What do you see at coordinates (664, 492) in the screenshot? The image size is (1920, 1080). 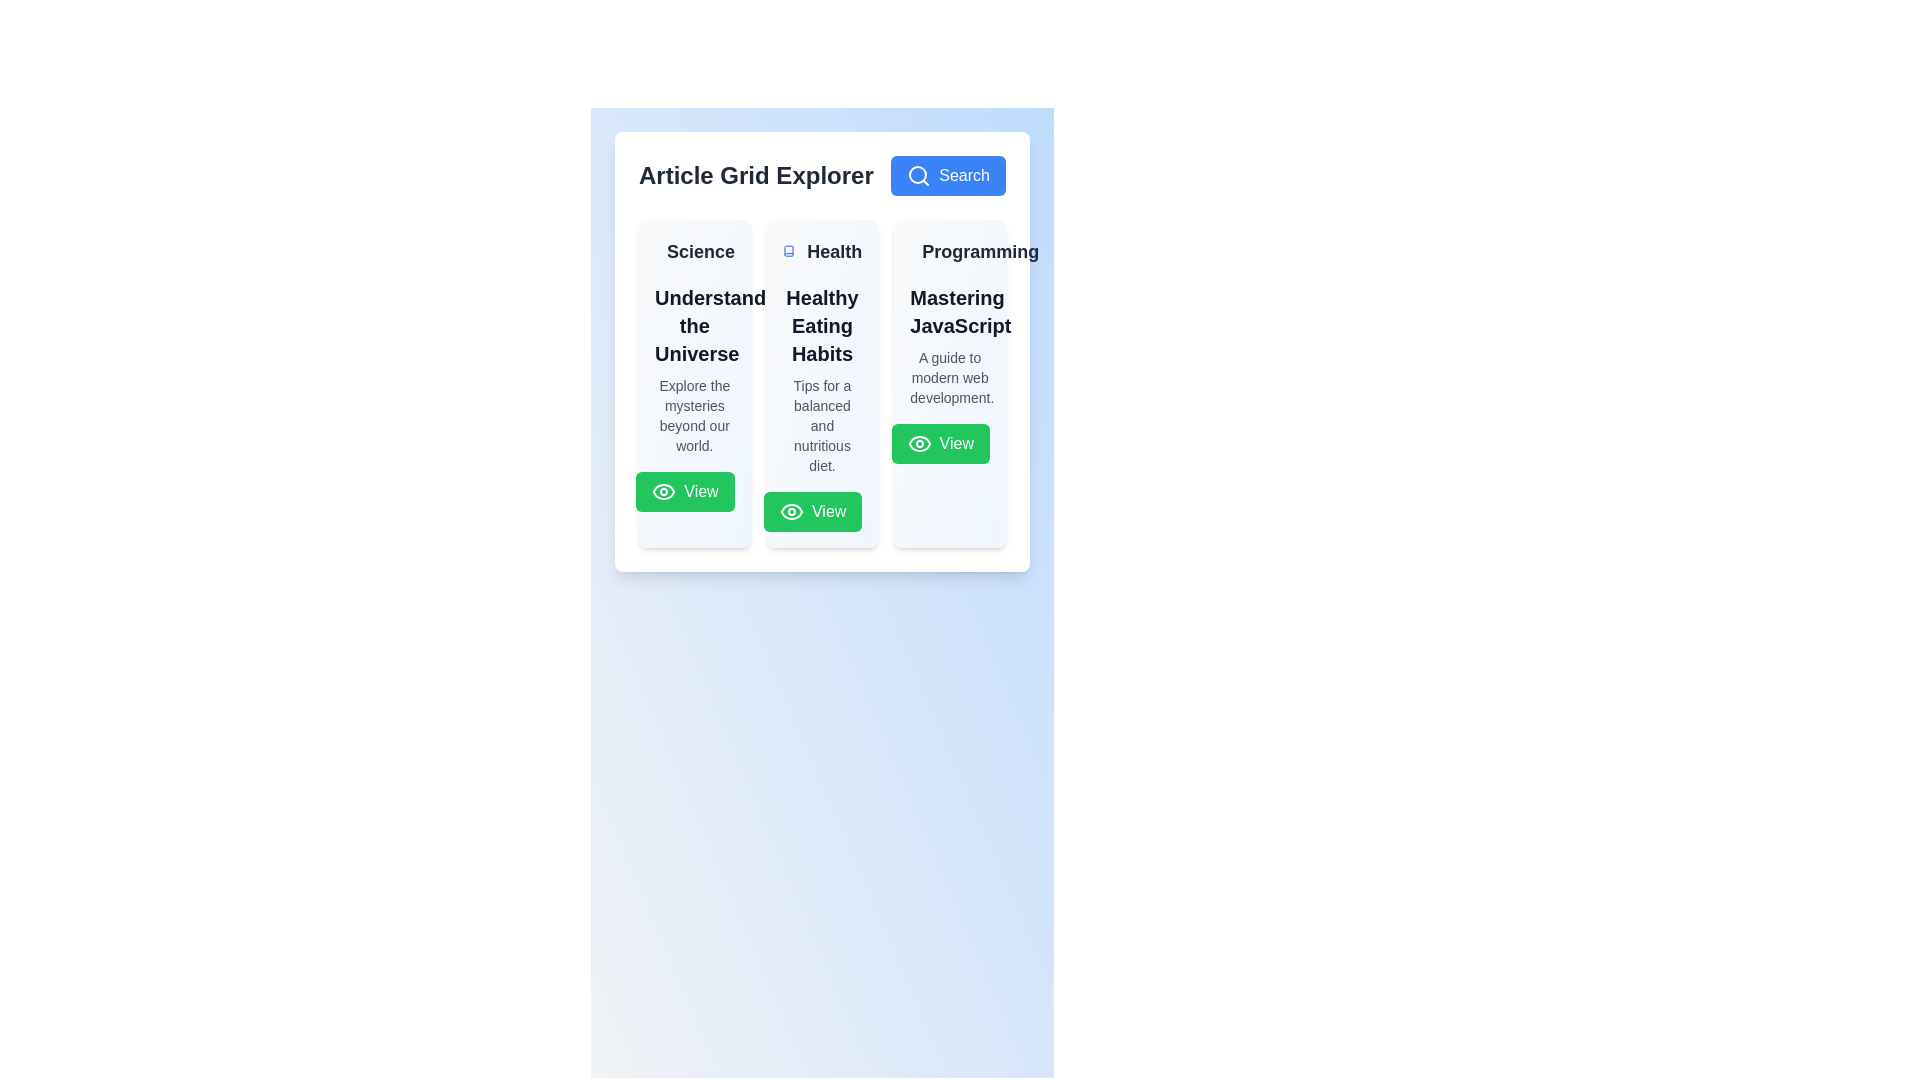 I see `the eye-shaped icon with a white color and green background located within the 'View' button at the bottom of the 'Understand the Universe' card` at bounding box center [664, 492].